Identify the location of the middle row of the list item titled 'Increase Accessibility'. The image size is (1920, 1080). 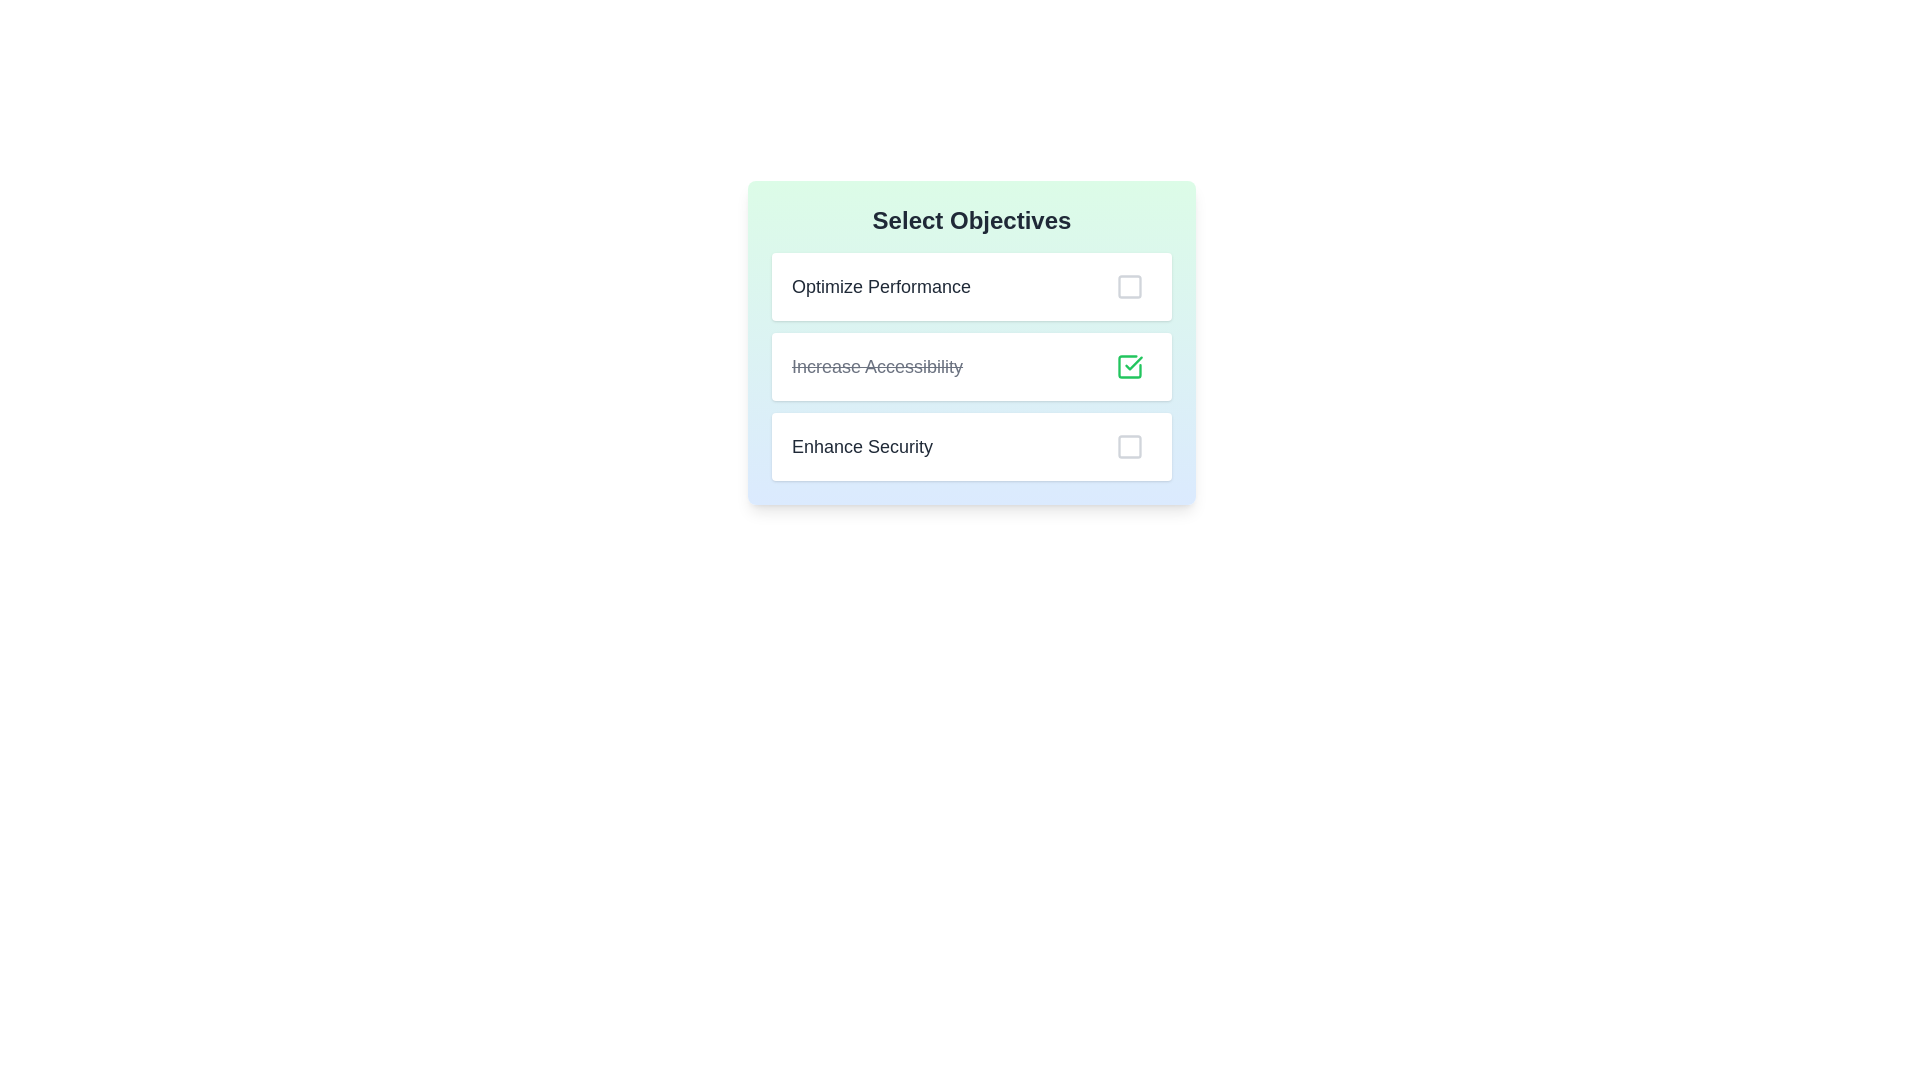
(971, 366).